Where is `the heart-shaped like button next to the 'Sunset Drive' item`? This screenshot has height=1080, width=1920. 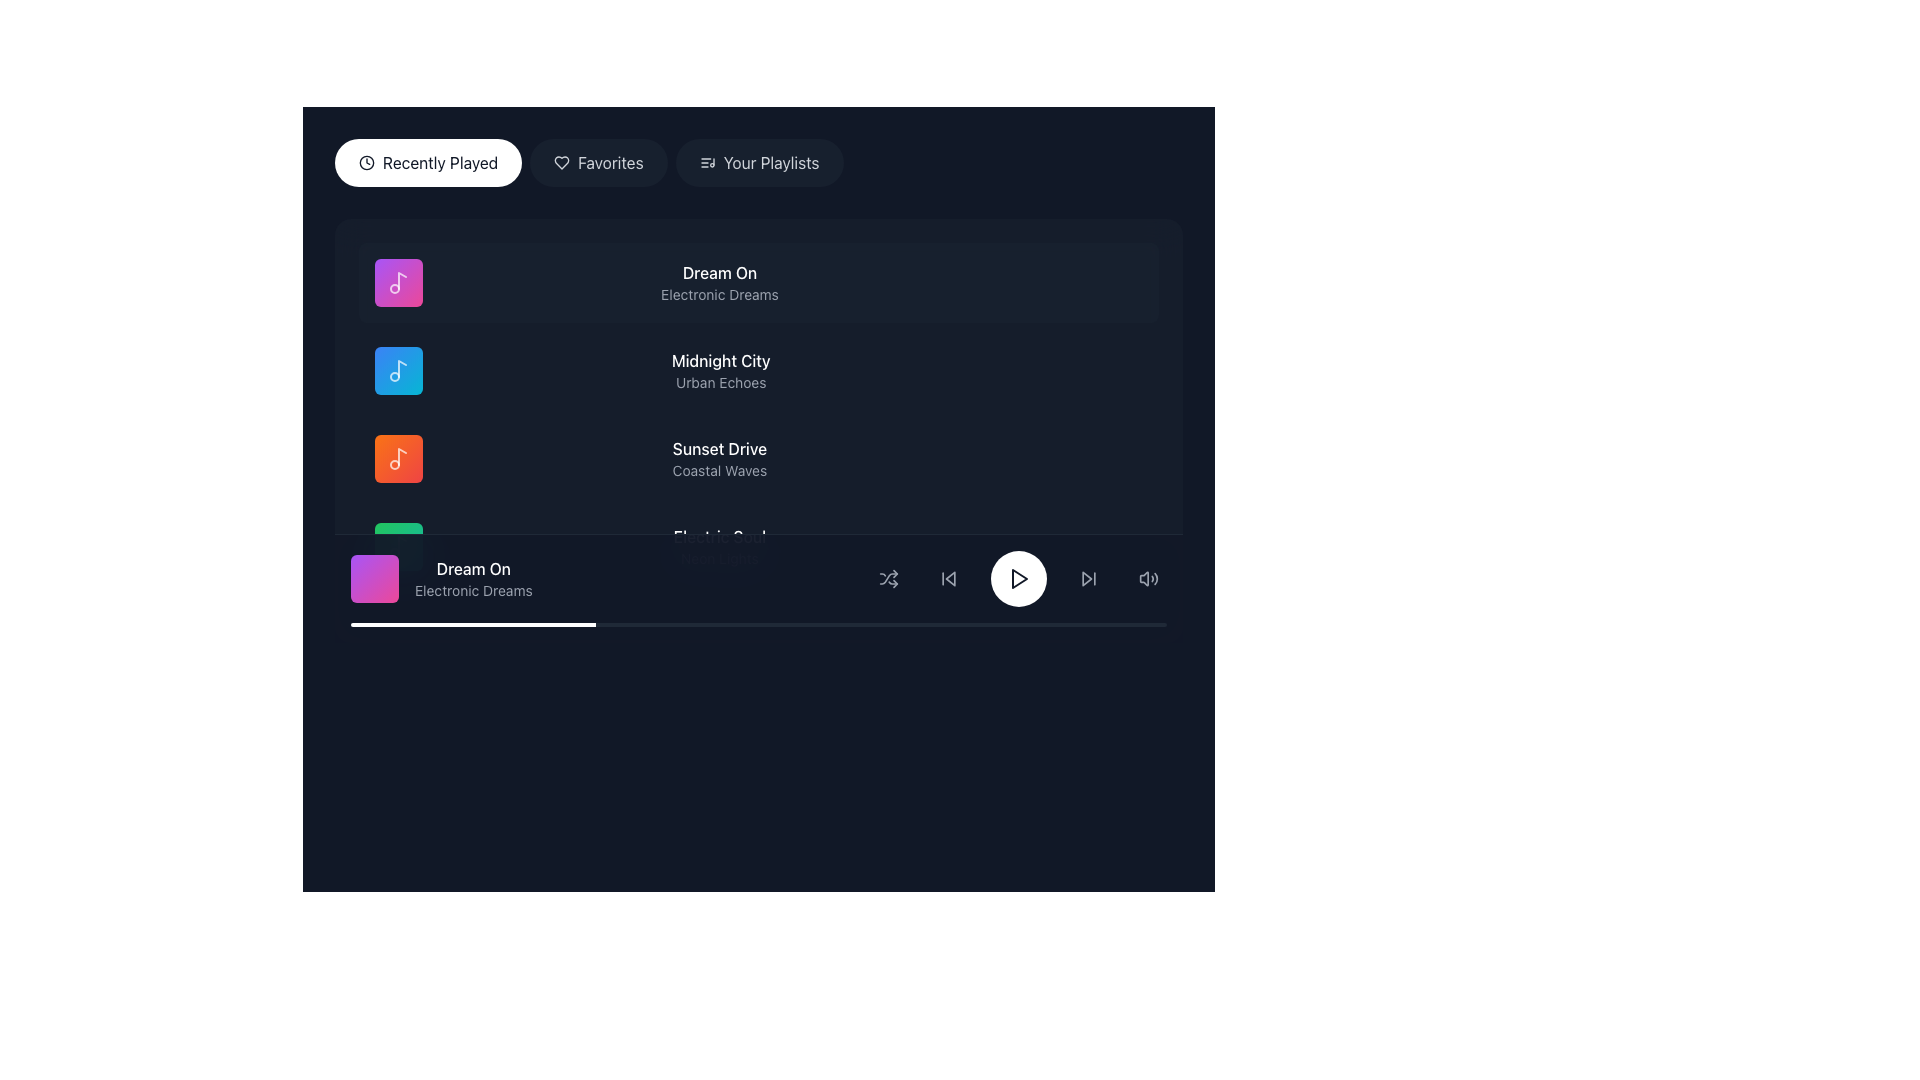 the heart-shaped like button next to the 'Sunset Drive' item is located at coordinates (1032, 459).